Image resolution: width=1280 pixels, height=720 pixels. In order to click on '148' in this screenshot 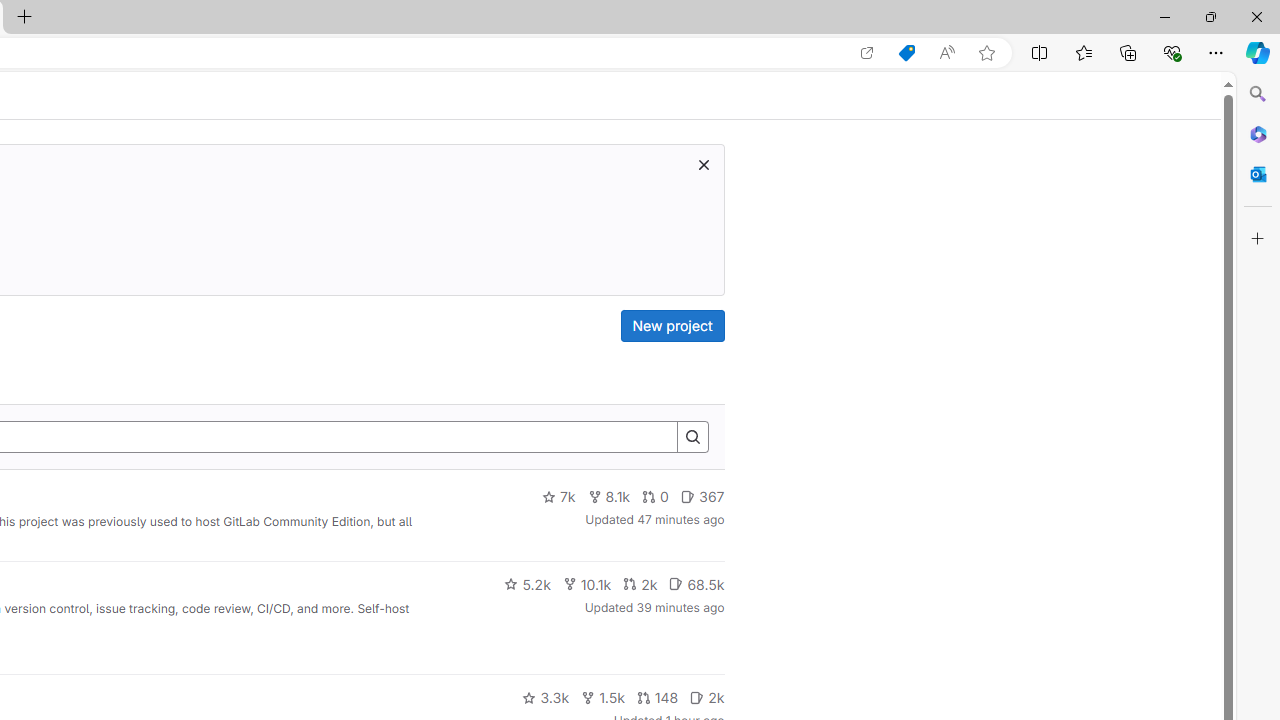, I will do `click(657, 697)`.